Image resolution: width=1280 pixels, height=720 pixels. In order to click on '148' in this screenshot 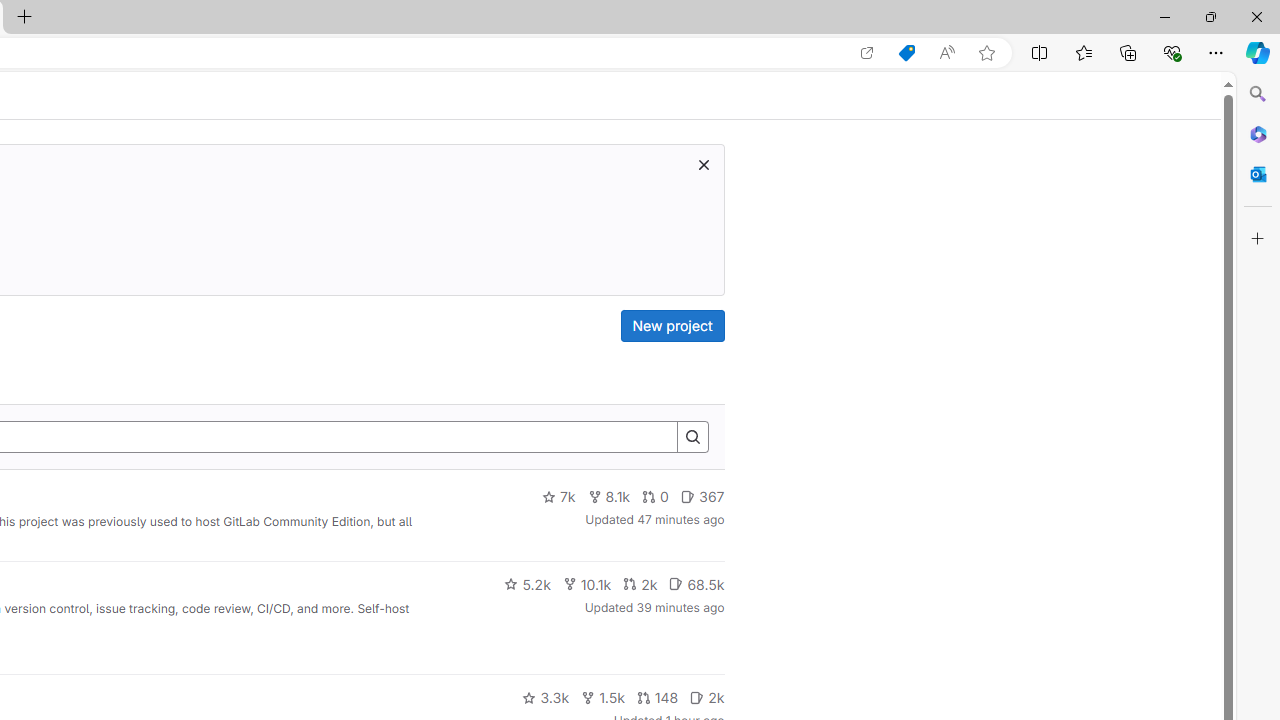, I will do `click(657, 697)`.